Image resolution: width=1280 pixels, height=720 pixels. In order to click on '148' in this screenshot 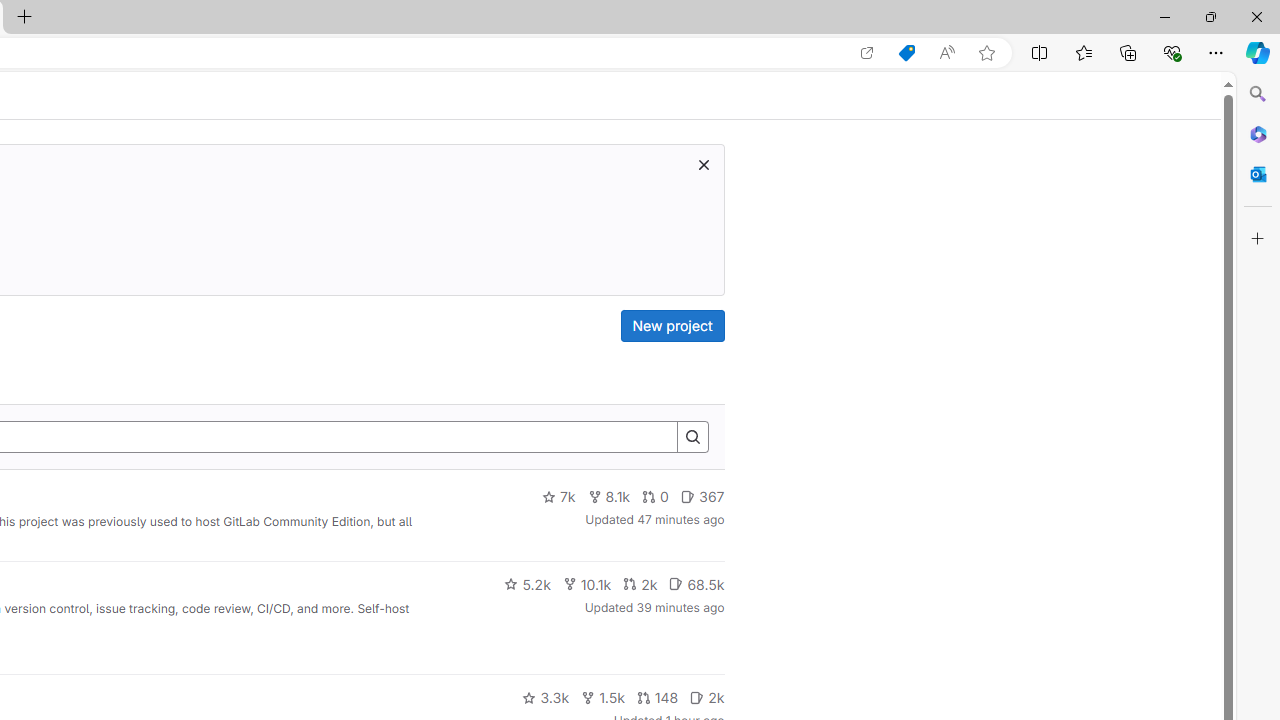, I will do `click(657, 697)`.